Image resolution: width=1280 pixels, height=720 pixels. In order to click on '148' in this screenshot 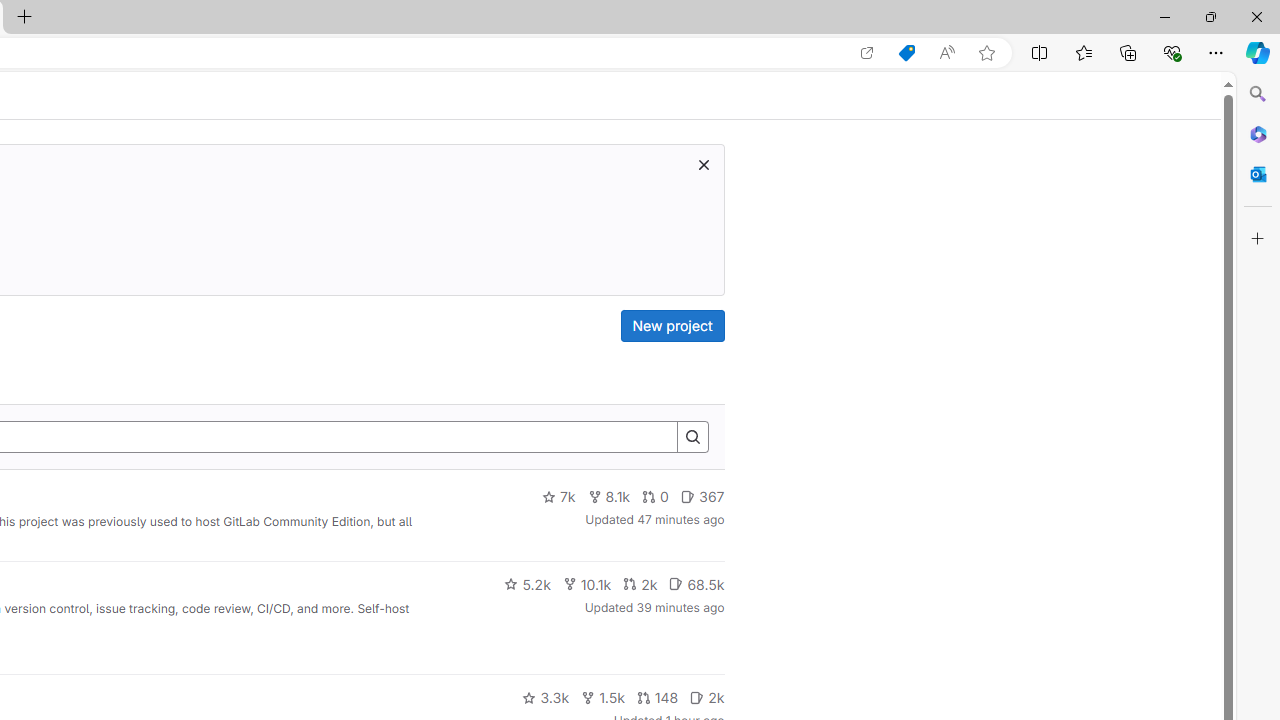, I will do `click(657, 697)`.